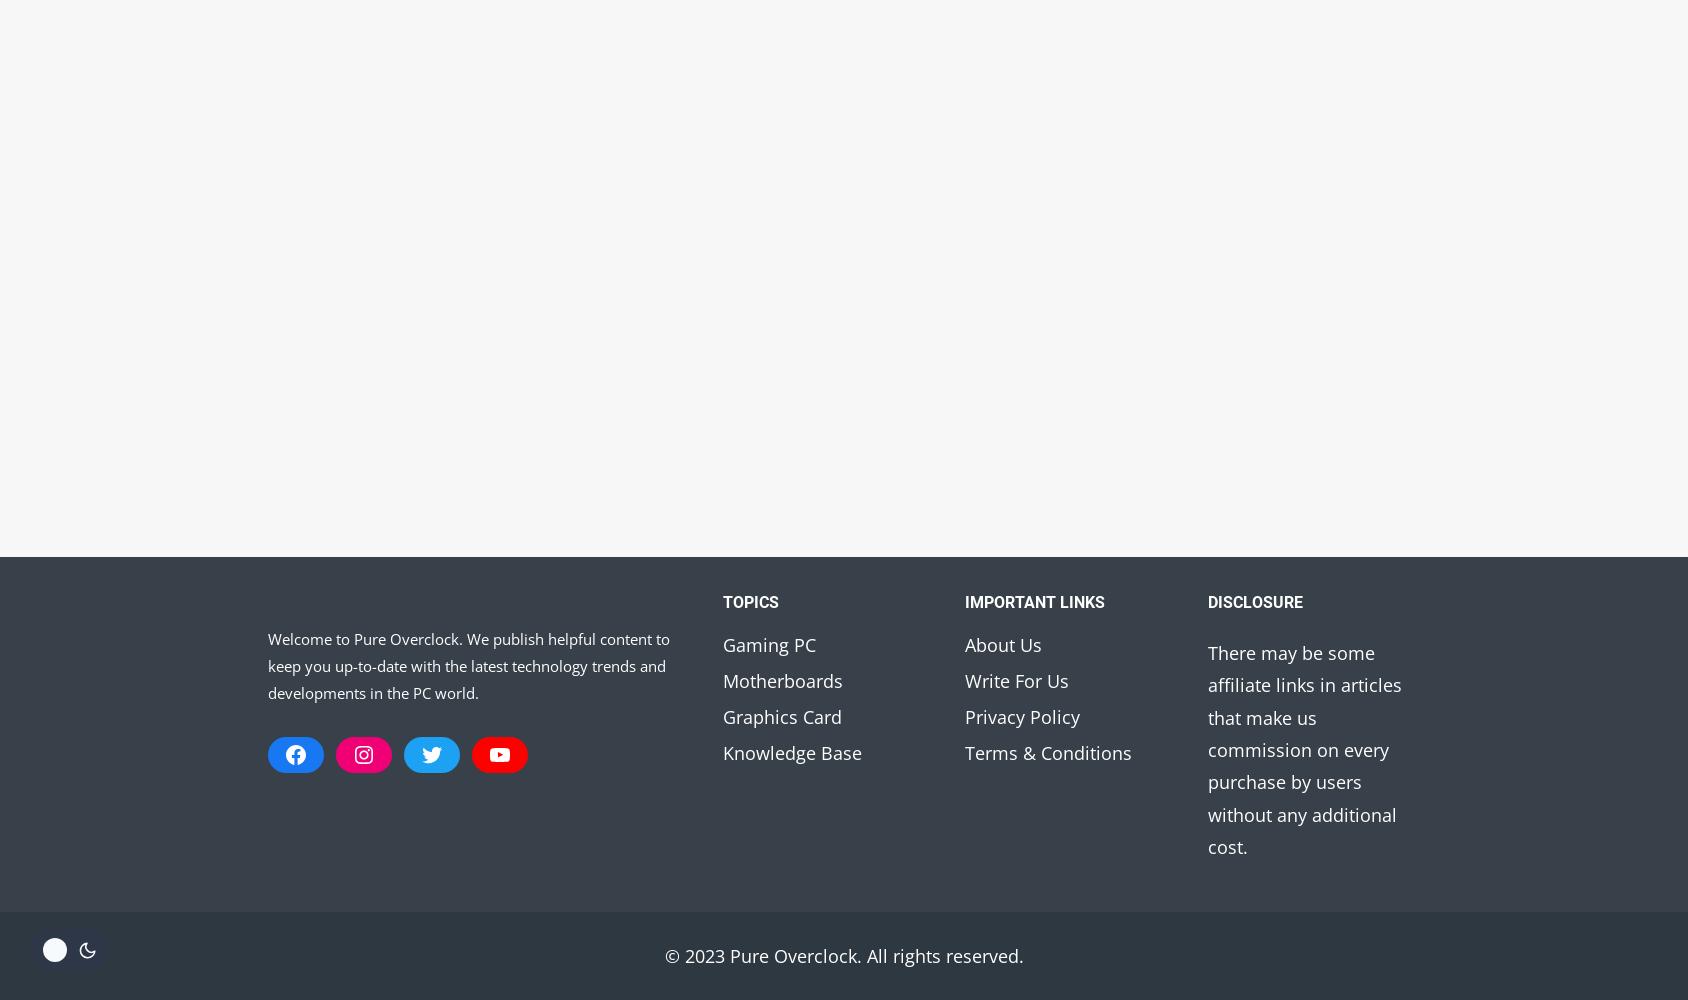  I want to click on 'Disclosure', so click(1254, 600).